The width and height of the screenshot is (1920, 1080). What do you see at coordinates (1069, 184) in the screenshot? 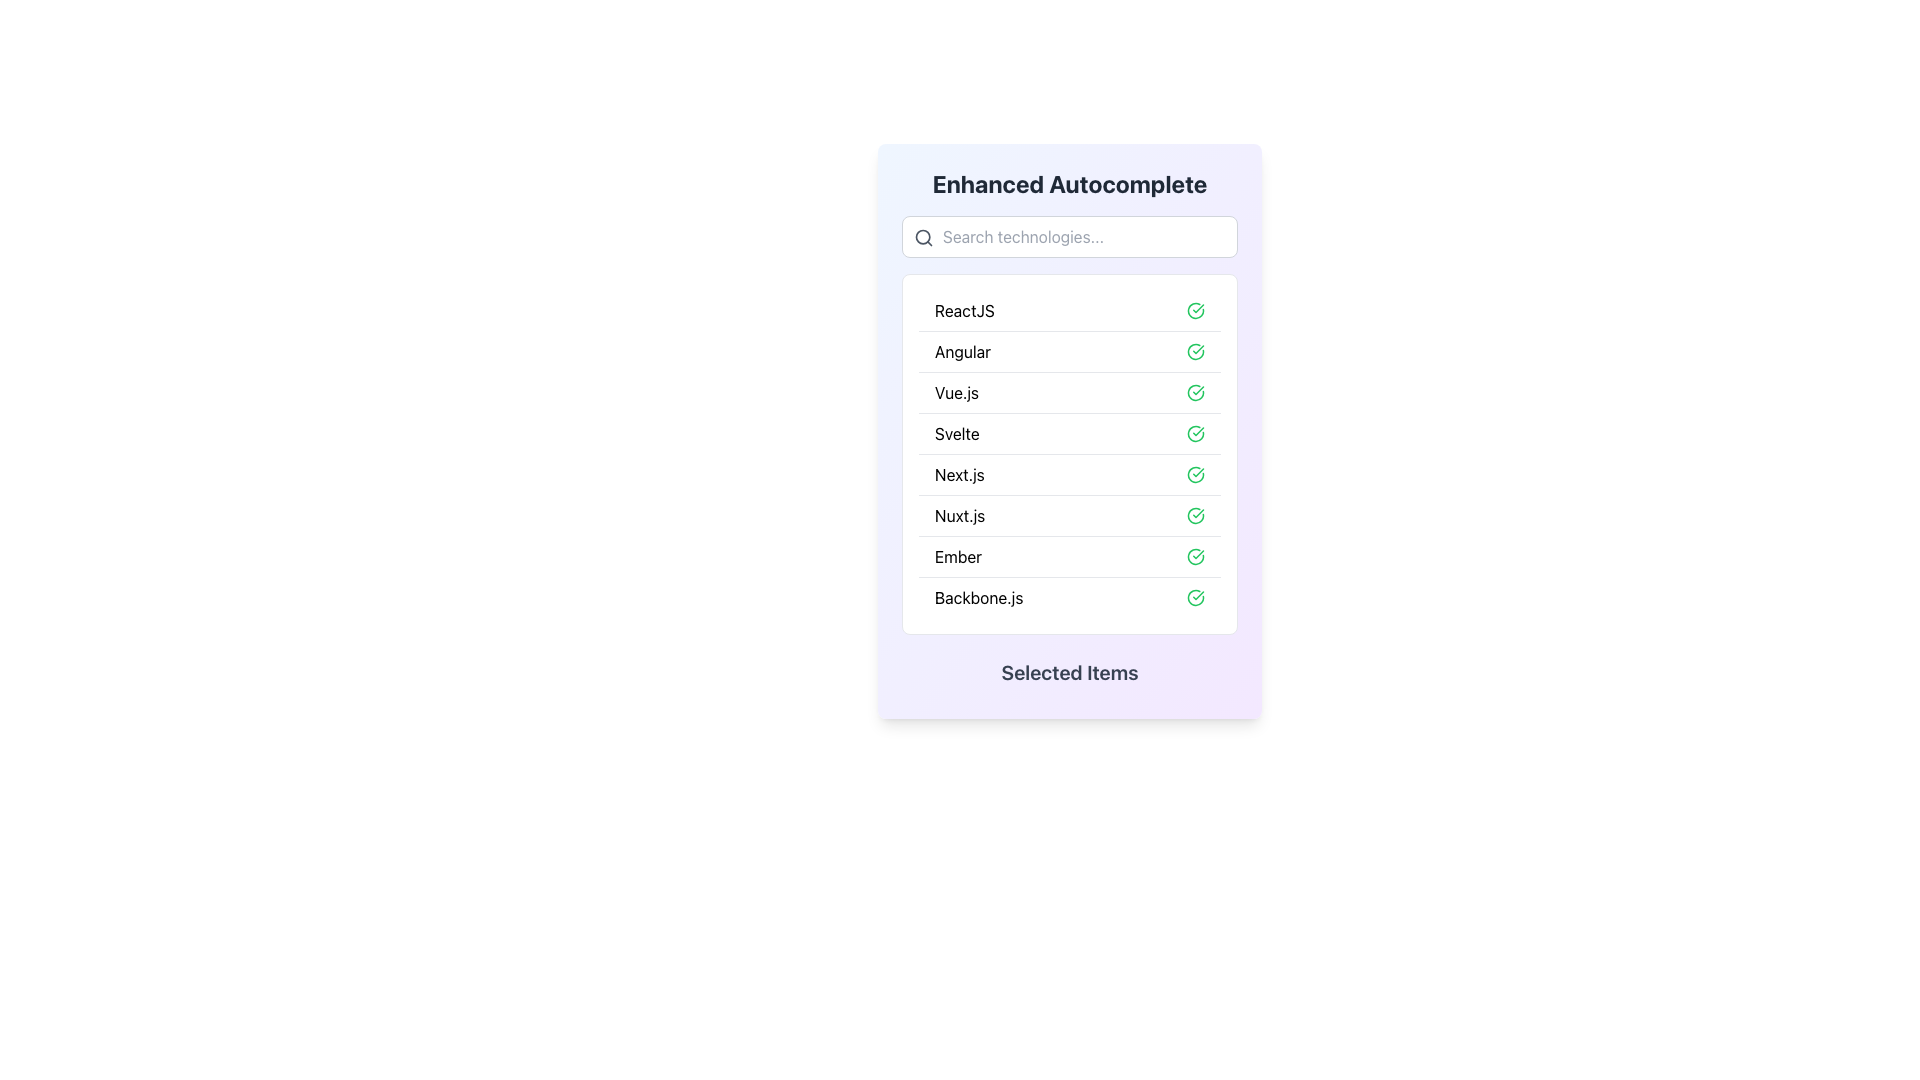
I see `'Enhanced Autocomplete' text label located at the upper center of its containing card to understand the section's purpose` at bounding box center [1069, 184].